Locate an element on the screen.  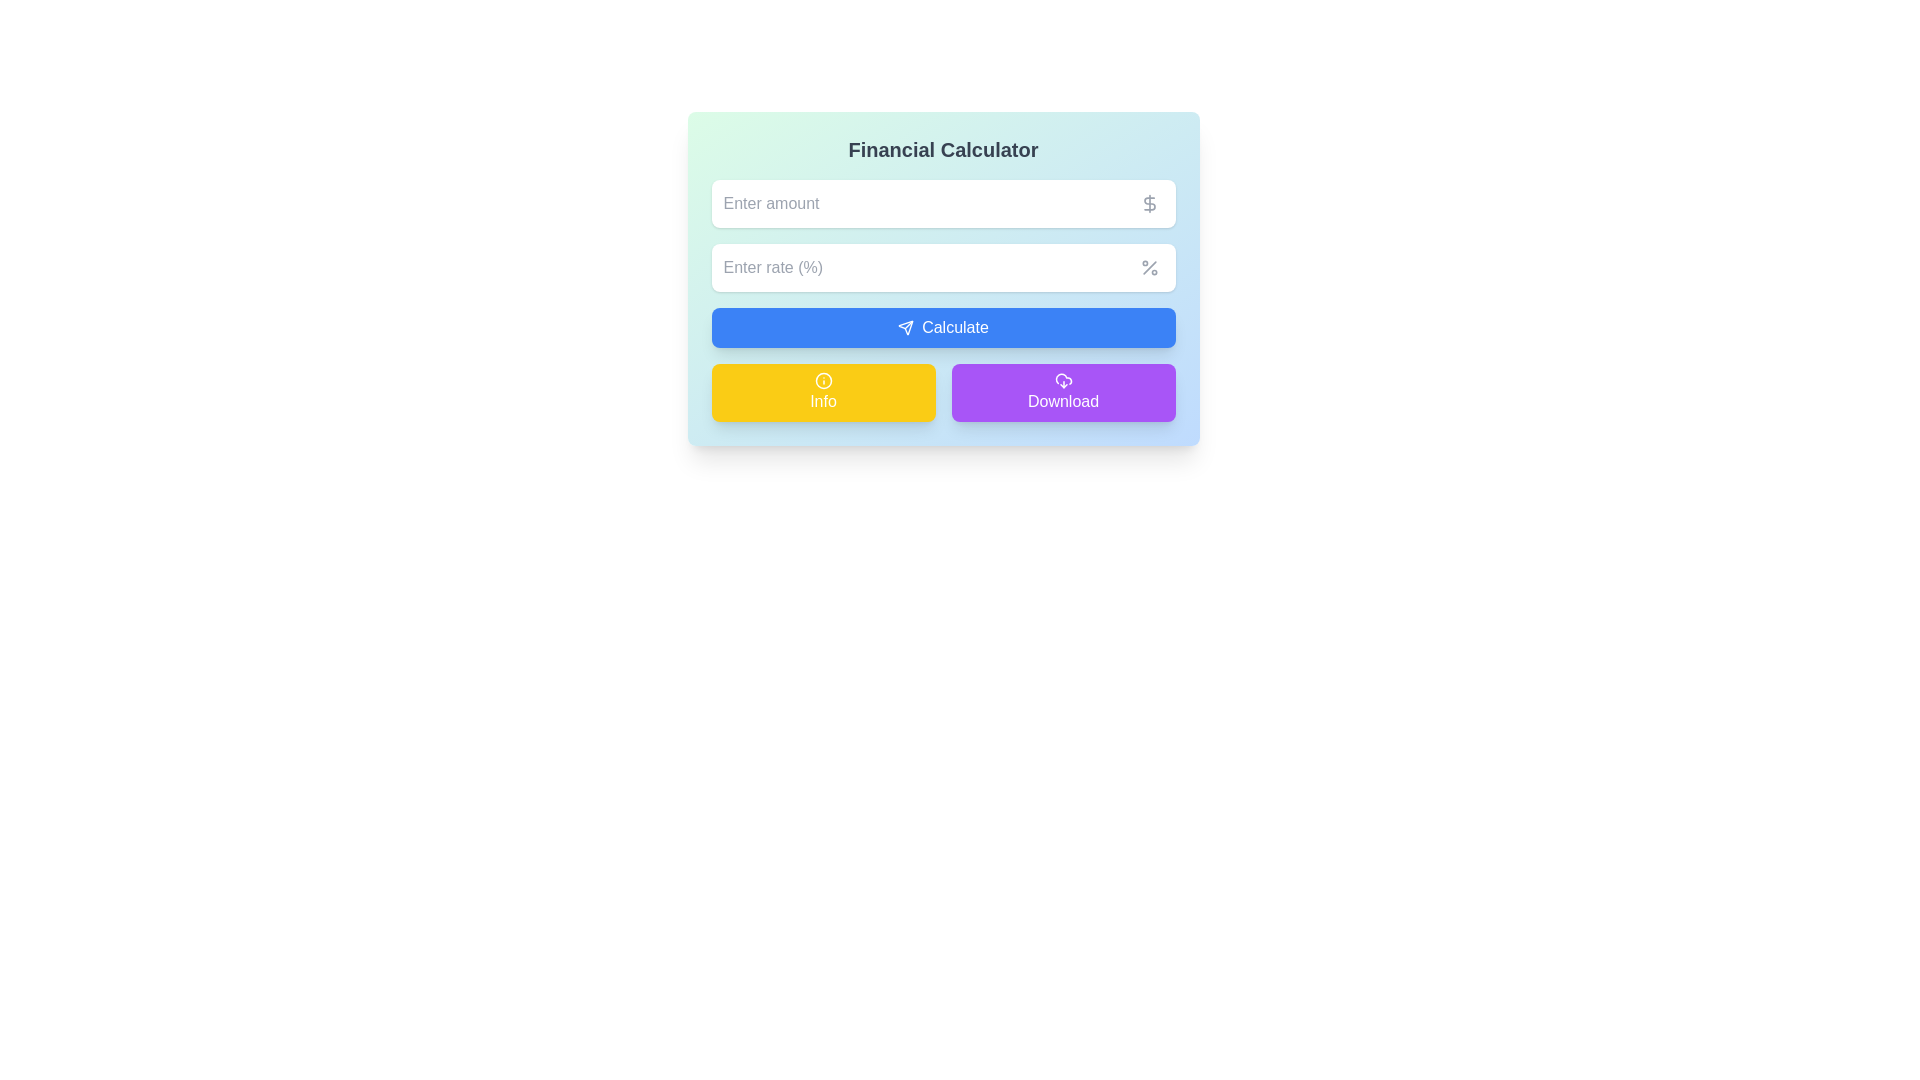
the thin diagonal decorative line that runs from the top-right to the bottom-left within the percentage icon, located to the right of the second text box labeled 'Enter rate (%)' is located at coordinates (1149, 266).